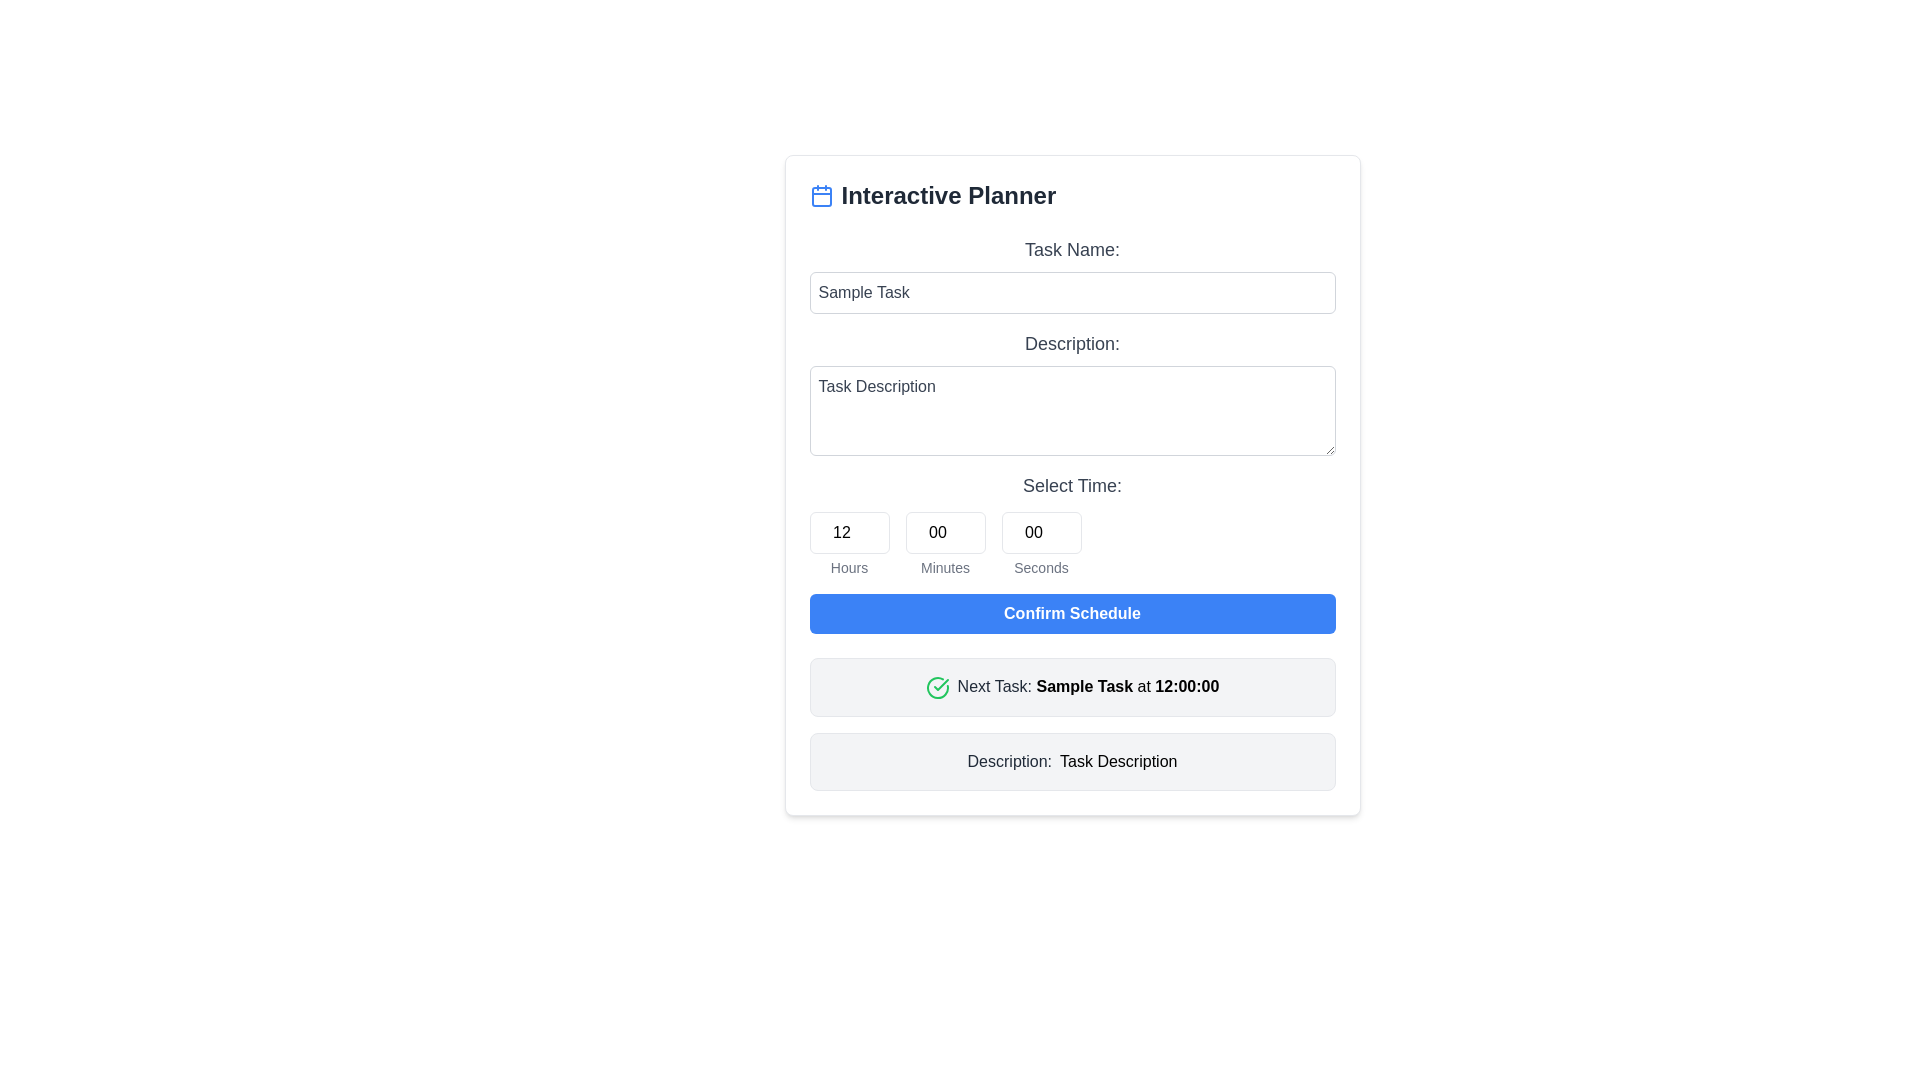 Image resolution: width=1920 pixels, height=1080 pixels. Describe the element at coordinates (1071, 486) in the screenshot. I see `the text label that displays 'Select Time:', which is styled in bold gray sans-serif font and is the fourth label in the form layout` at that location.